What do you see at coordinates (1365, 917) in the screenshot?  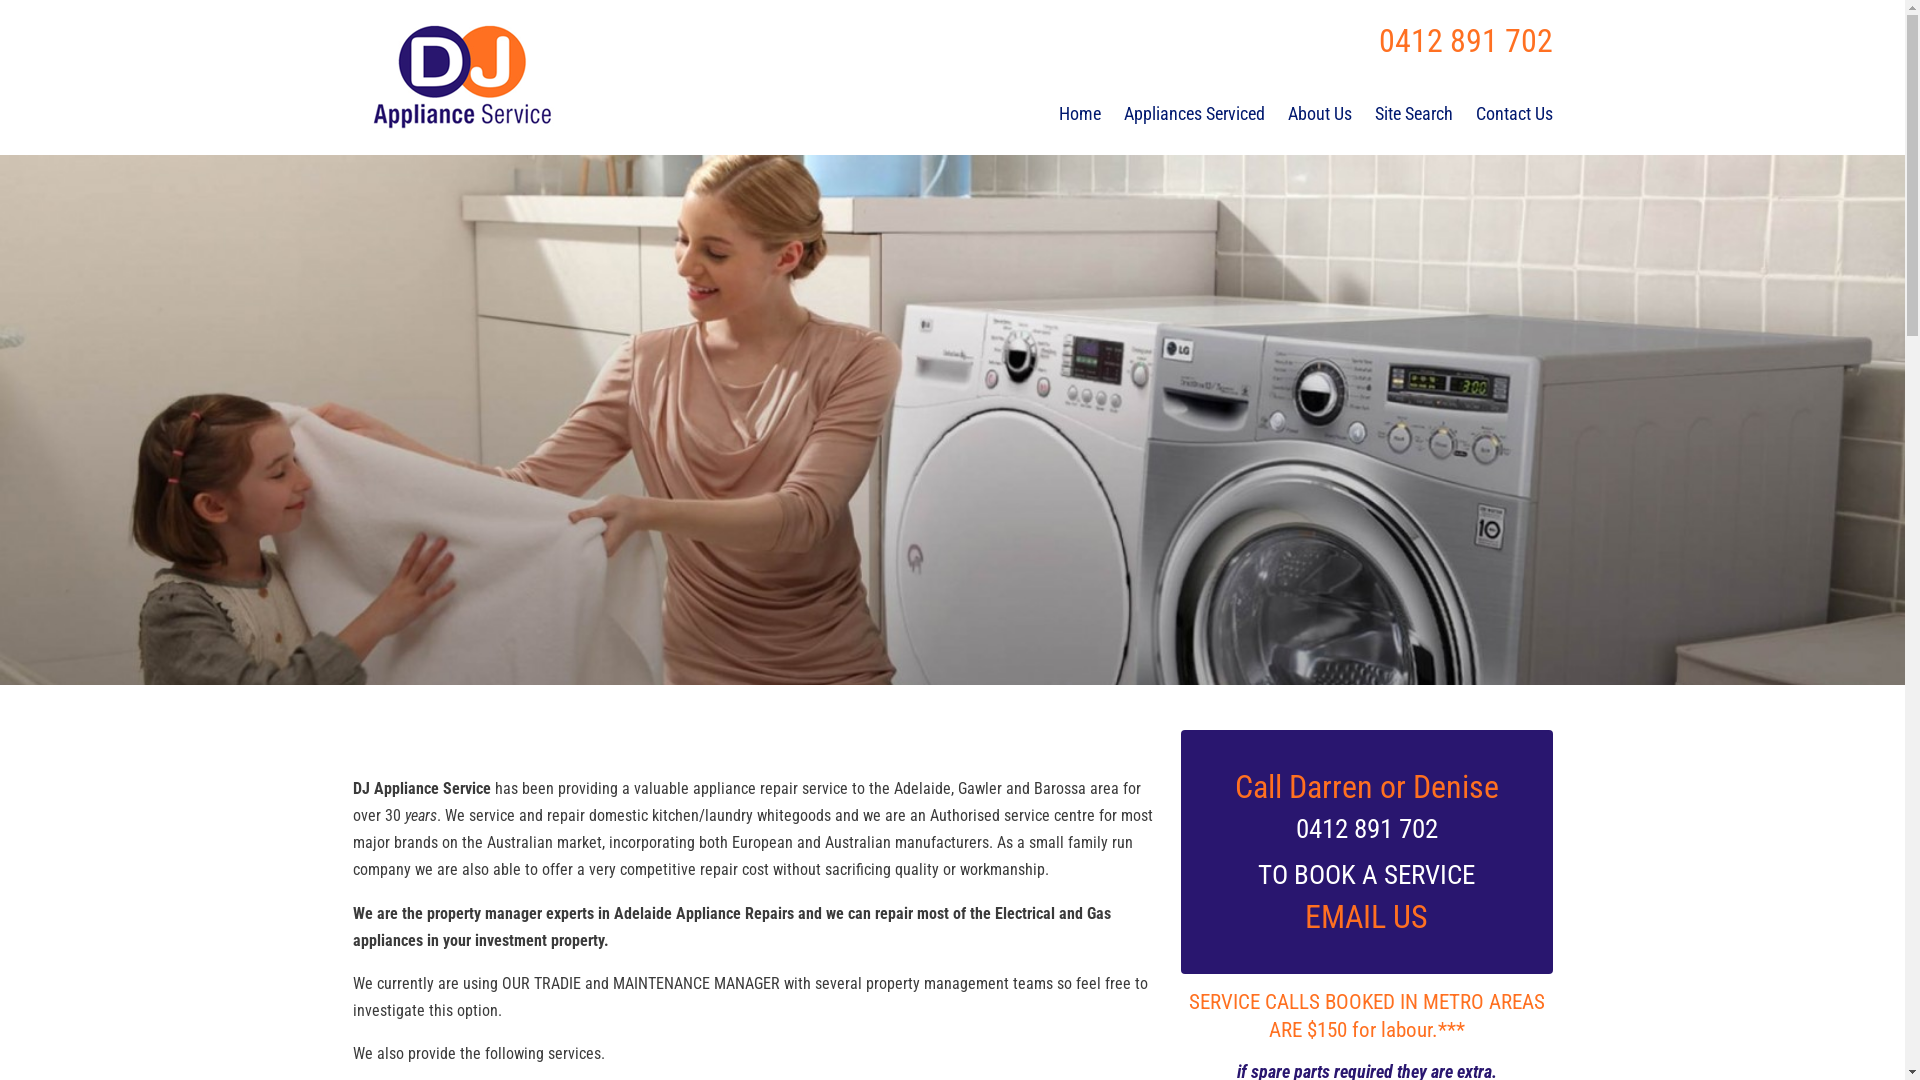 I see `'EMAIL US'` at bounding box center [1365, 917].